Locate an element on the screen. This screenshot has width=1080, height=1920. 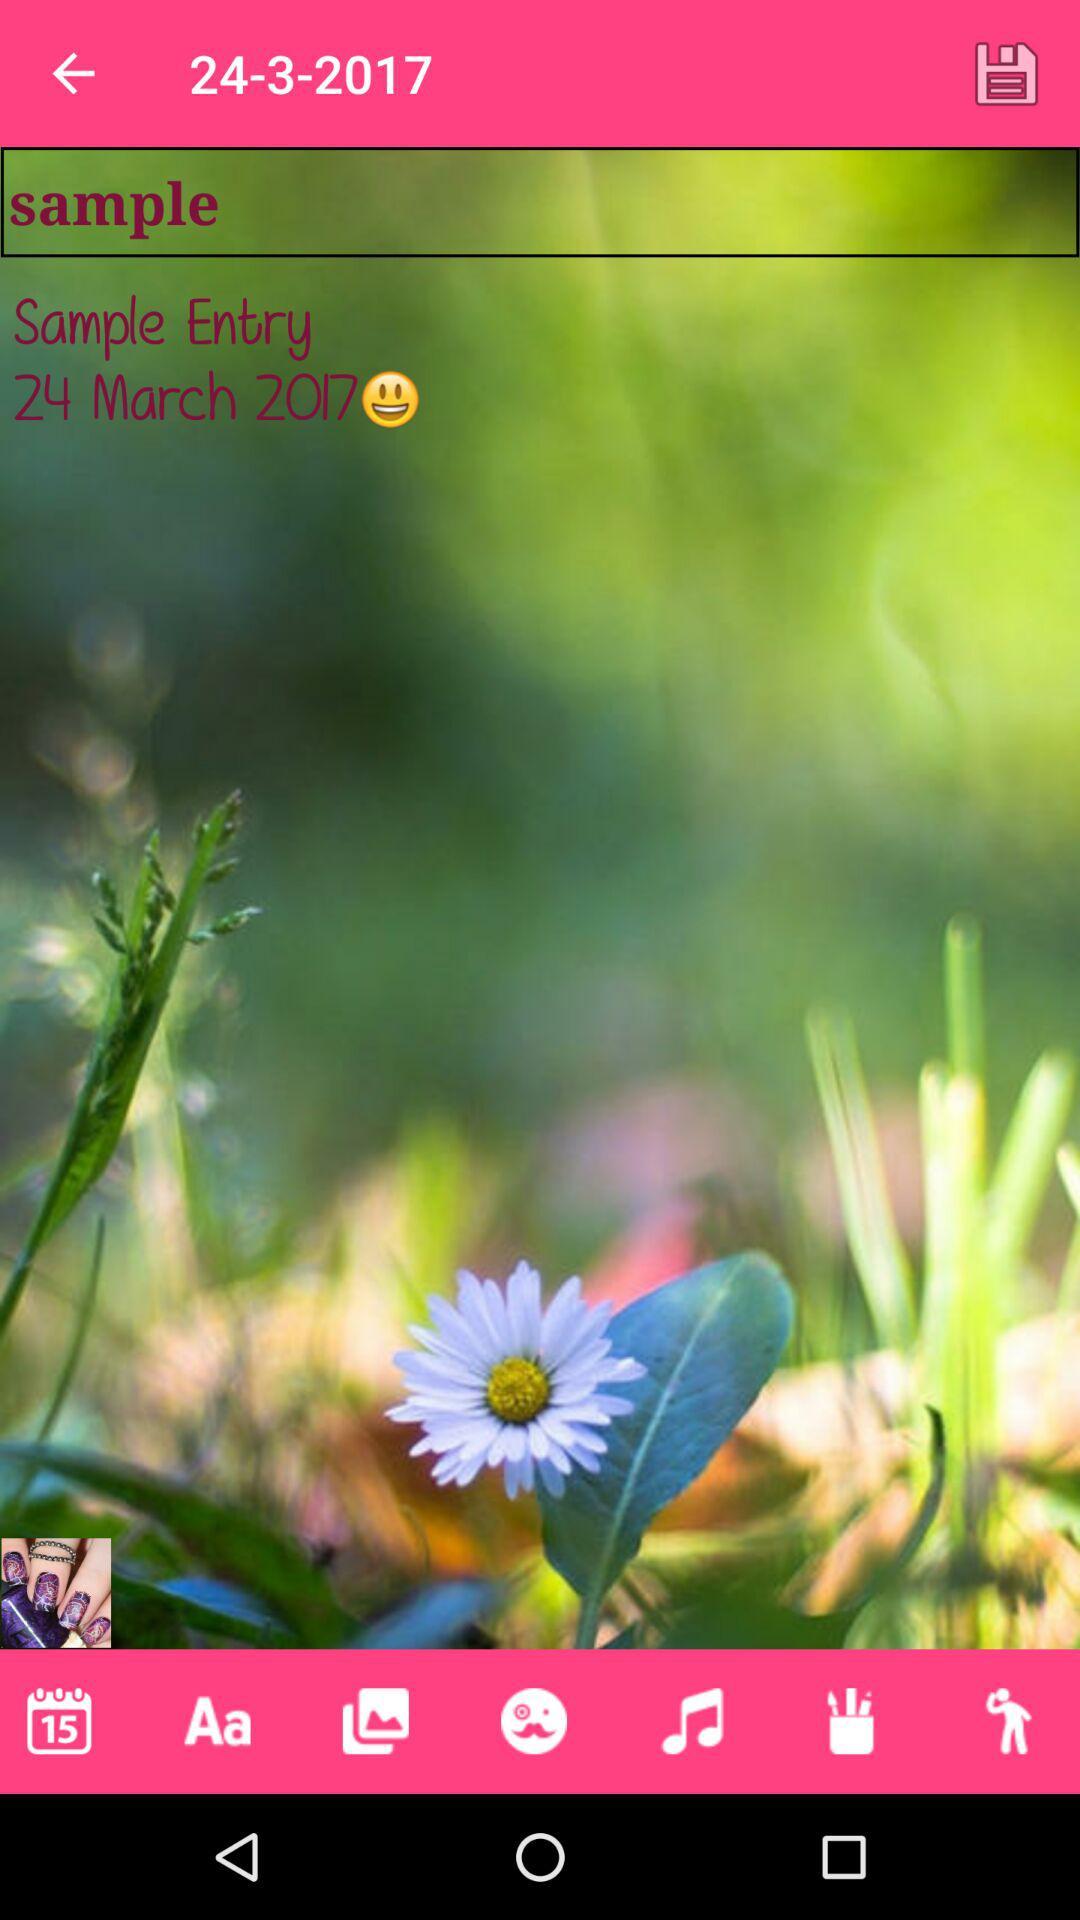
item below sample entry 24 icon is located at coordinates (375, 1720).